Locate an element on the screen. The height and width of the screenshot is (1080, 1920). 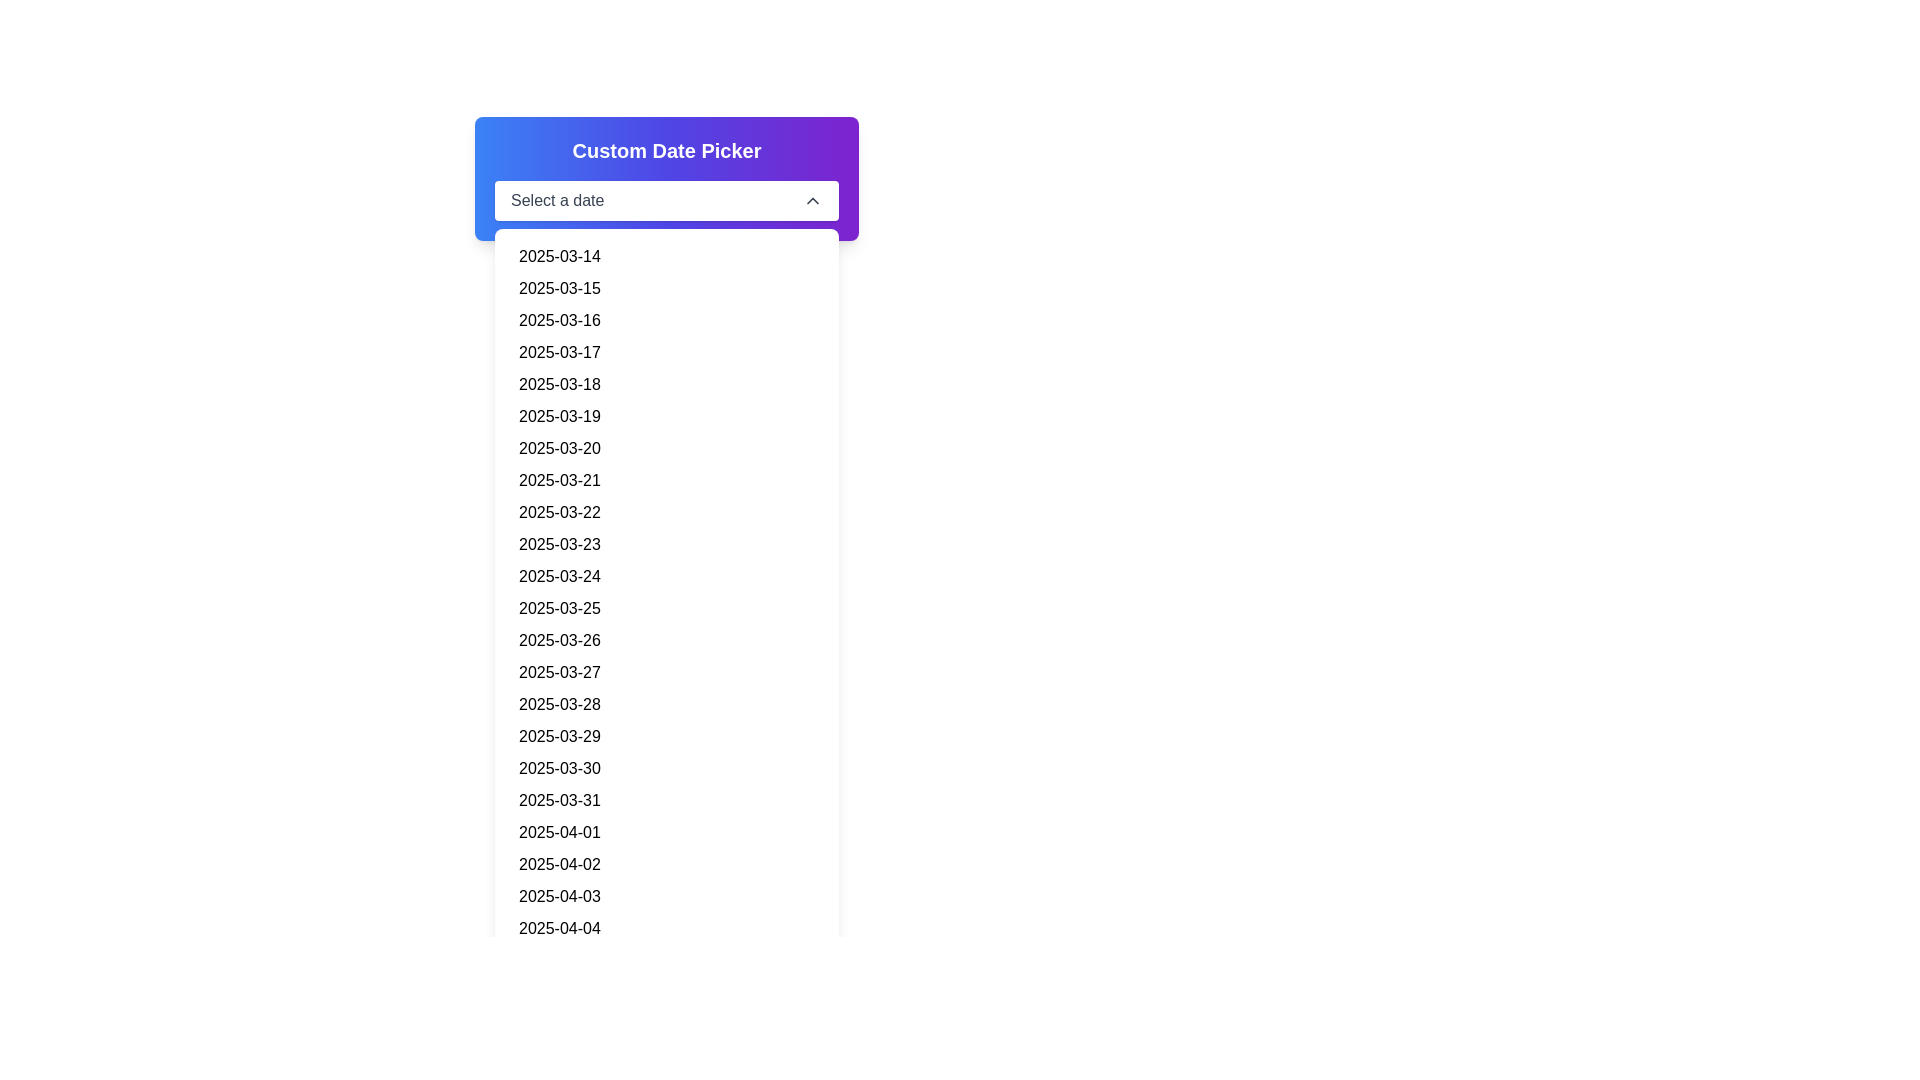
the sixteenth date list item representing '2025-03-29' is located at coordinates (667, 736).